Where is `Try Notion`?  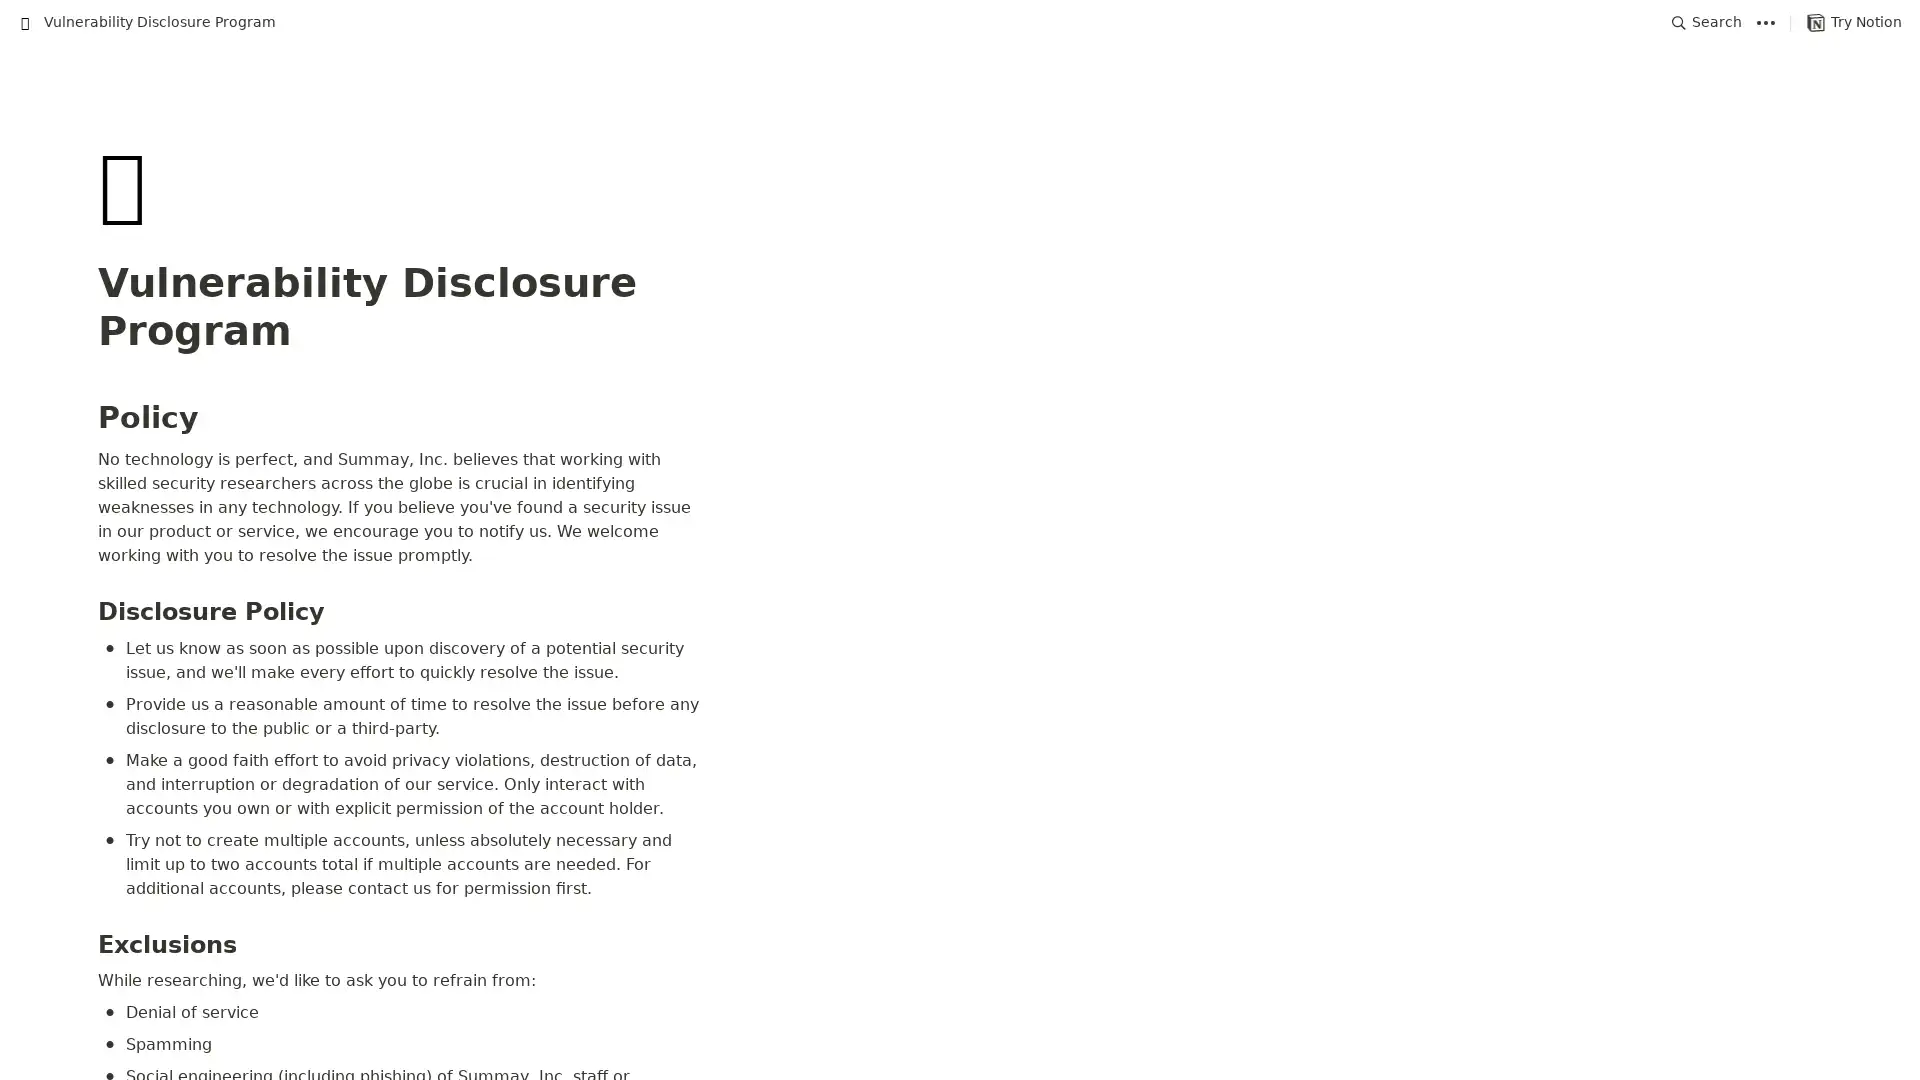
Try Notion is located at coordinates (1853, 22).